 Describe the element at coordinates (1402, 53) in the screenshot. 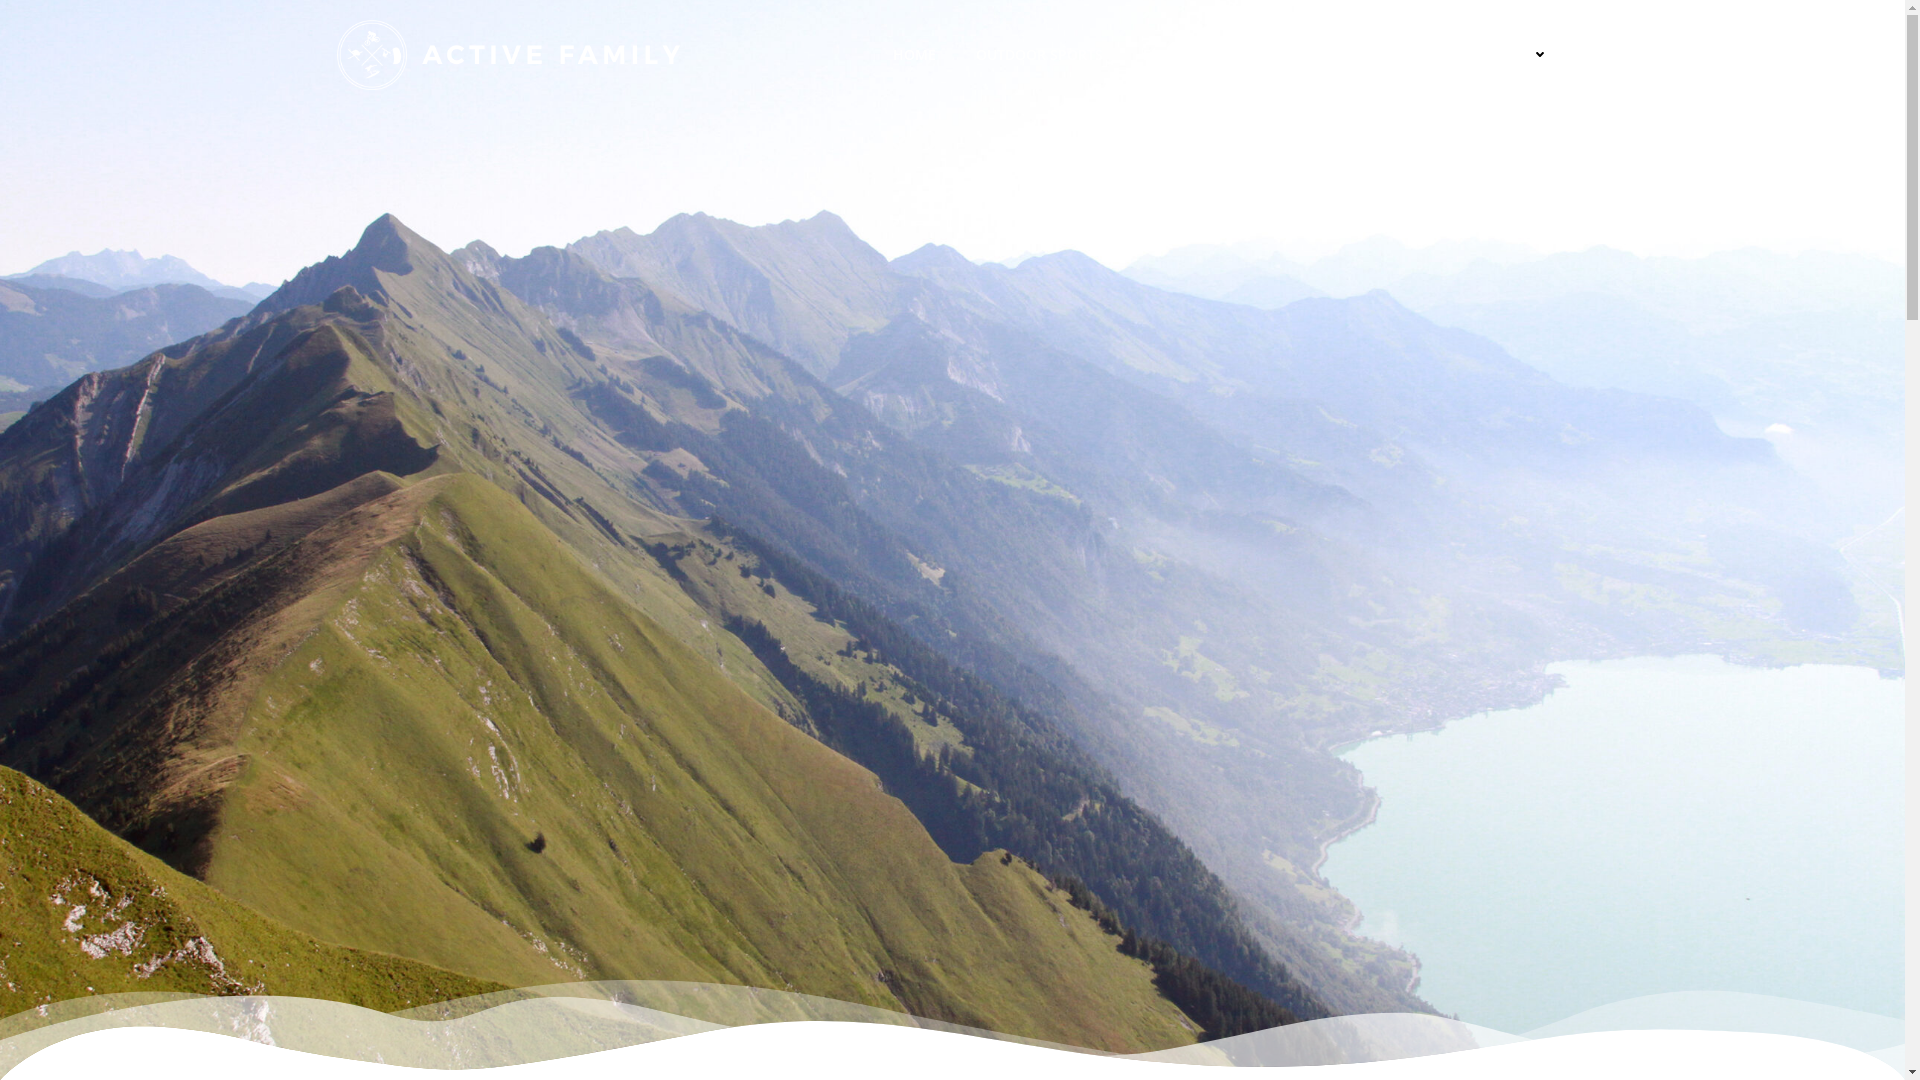

I see `'GEAR'` at that location.